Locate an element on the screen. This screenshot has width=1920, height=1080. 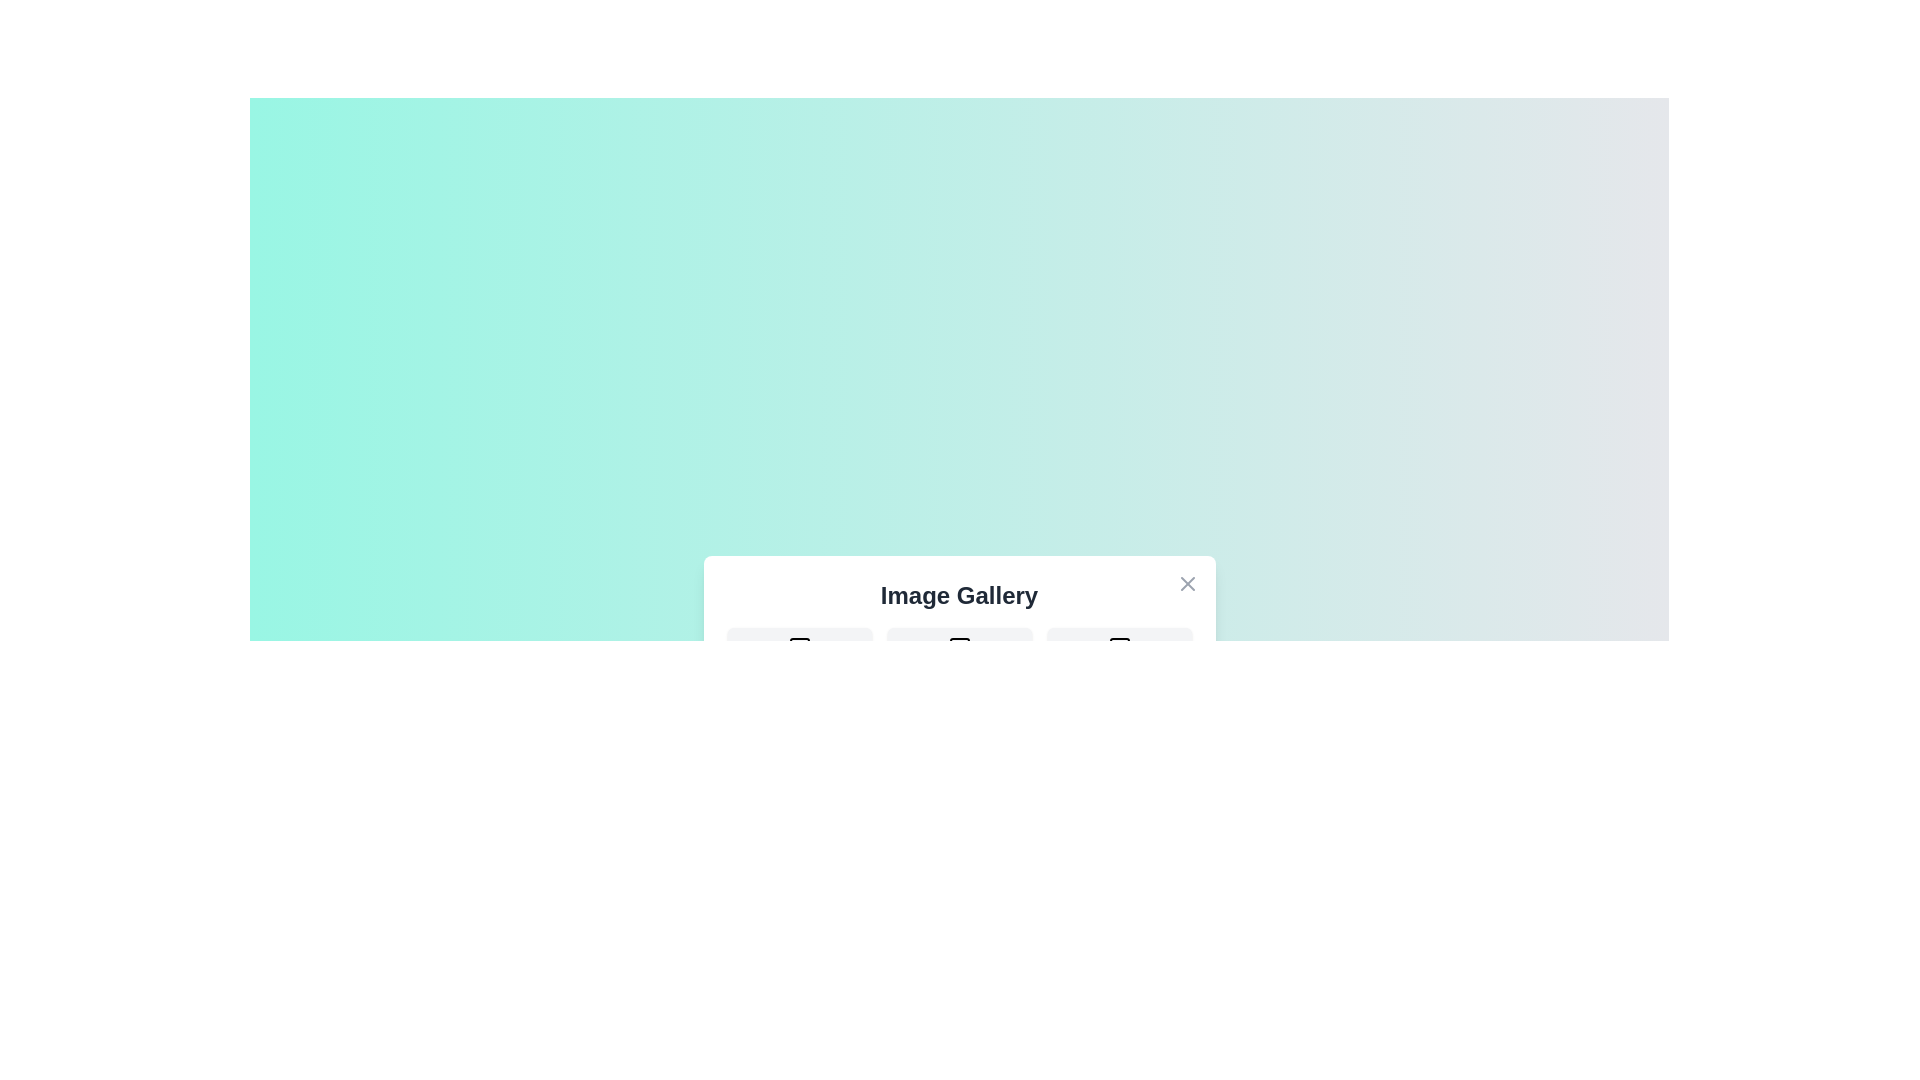
the image titled Landscape from the gallery is located at coordinates (798, 662).